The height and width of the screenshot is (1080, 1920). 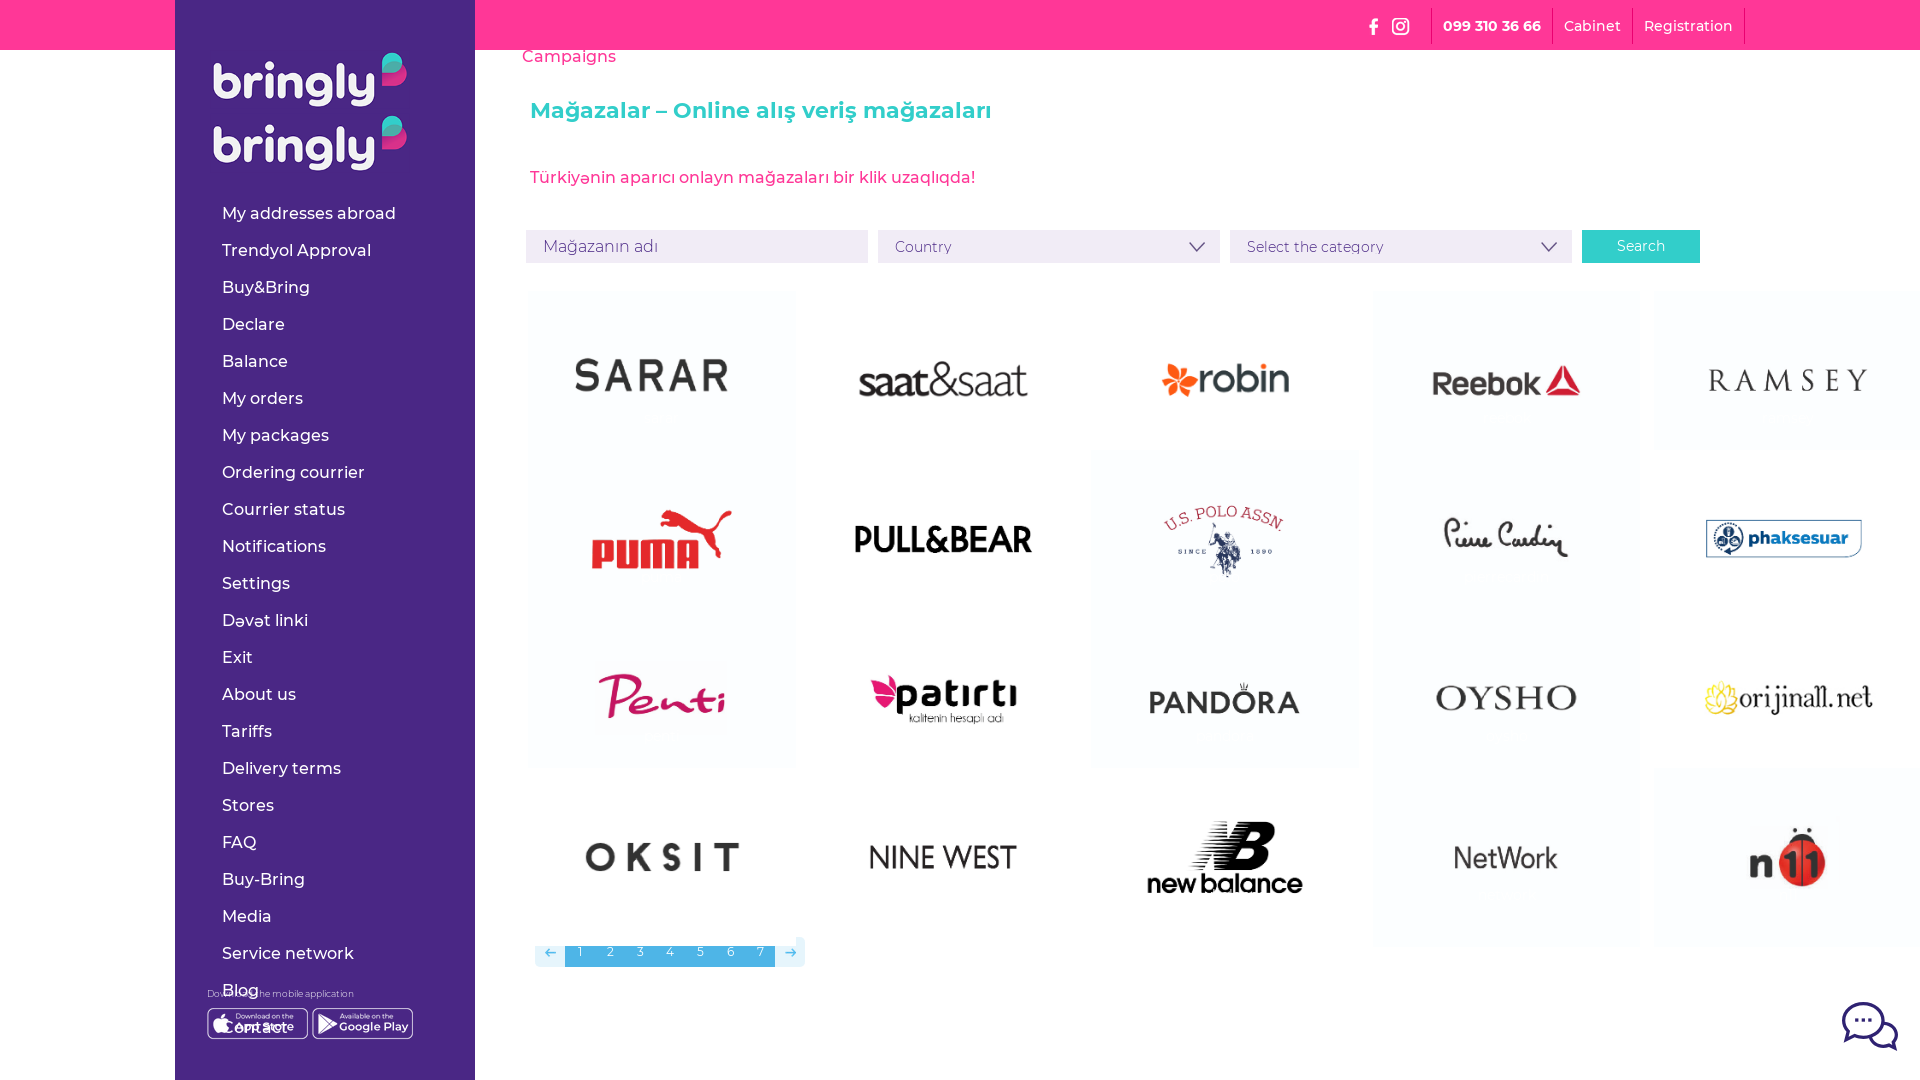 What do you see at coordinates (307, 213) in the screenshot?
I see `'My addresses abroad'` at bounding box center [307, 213].